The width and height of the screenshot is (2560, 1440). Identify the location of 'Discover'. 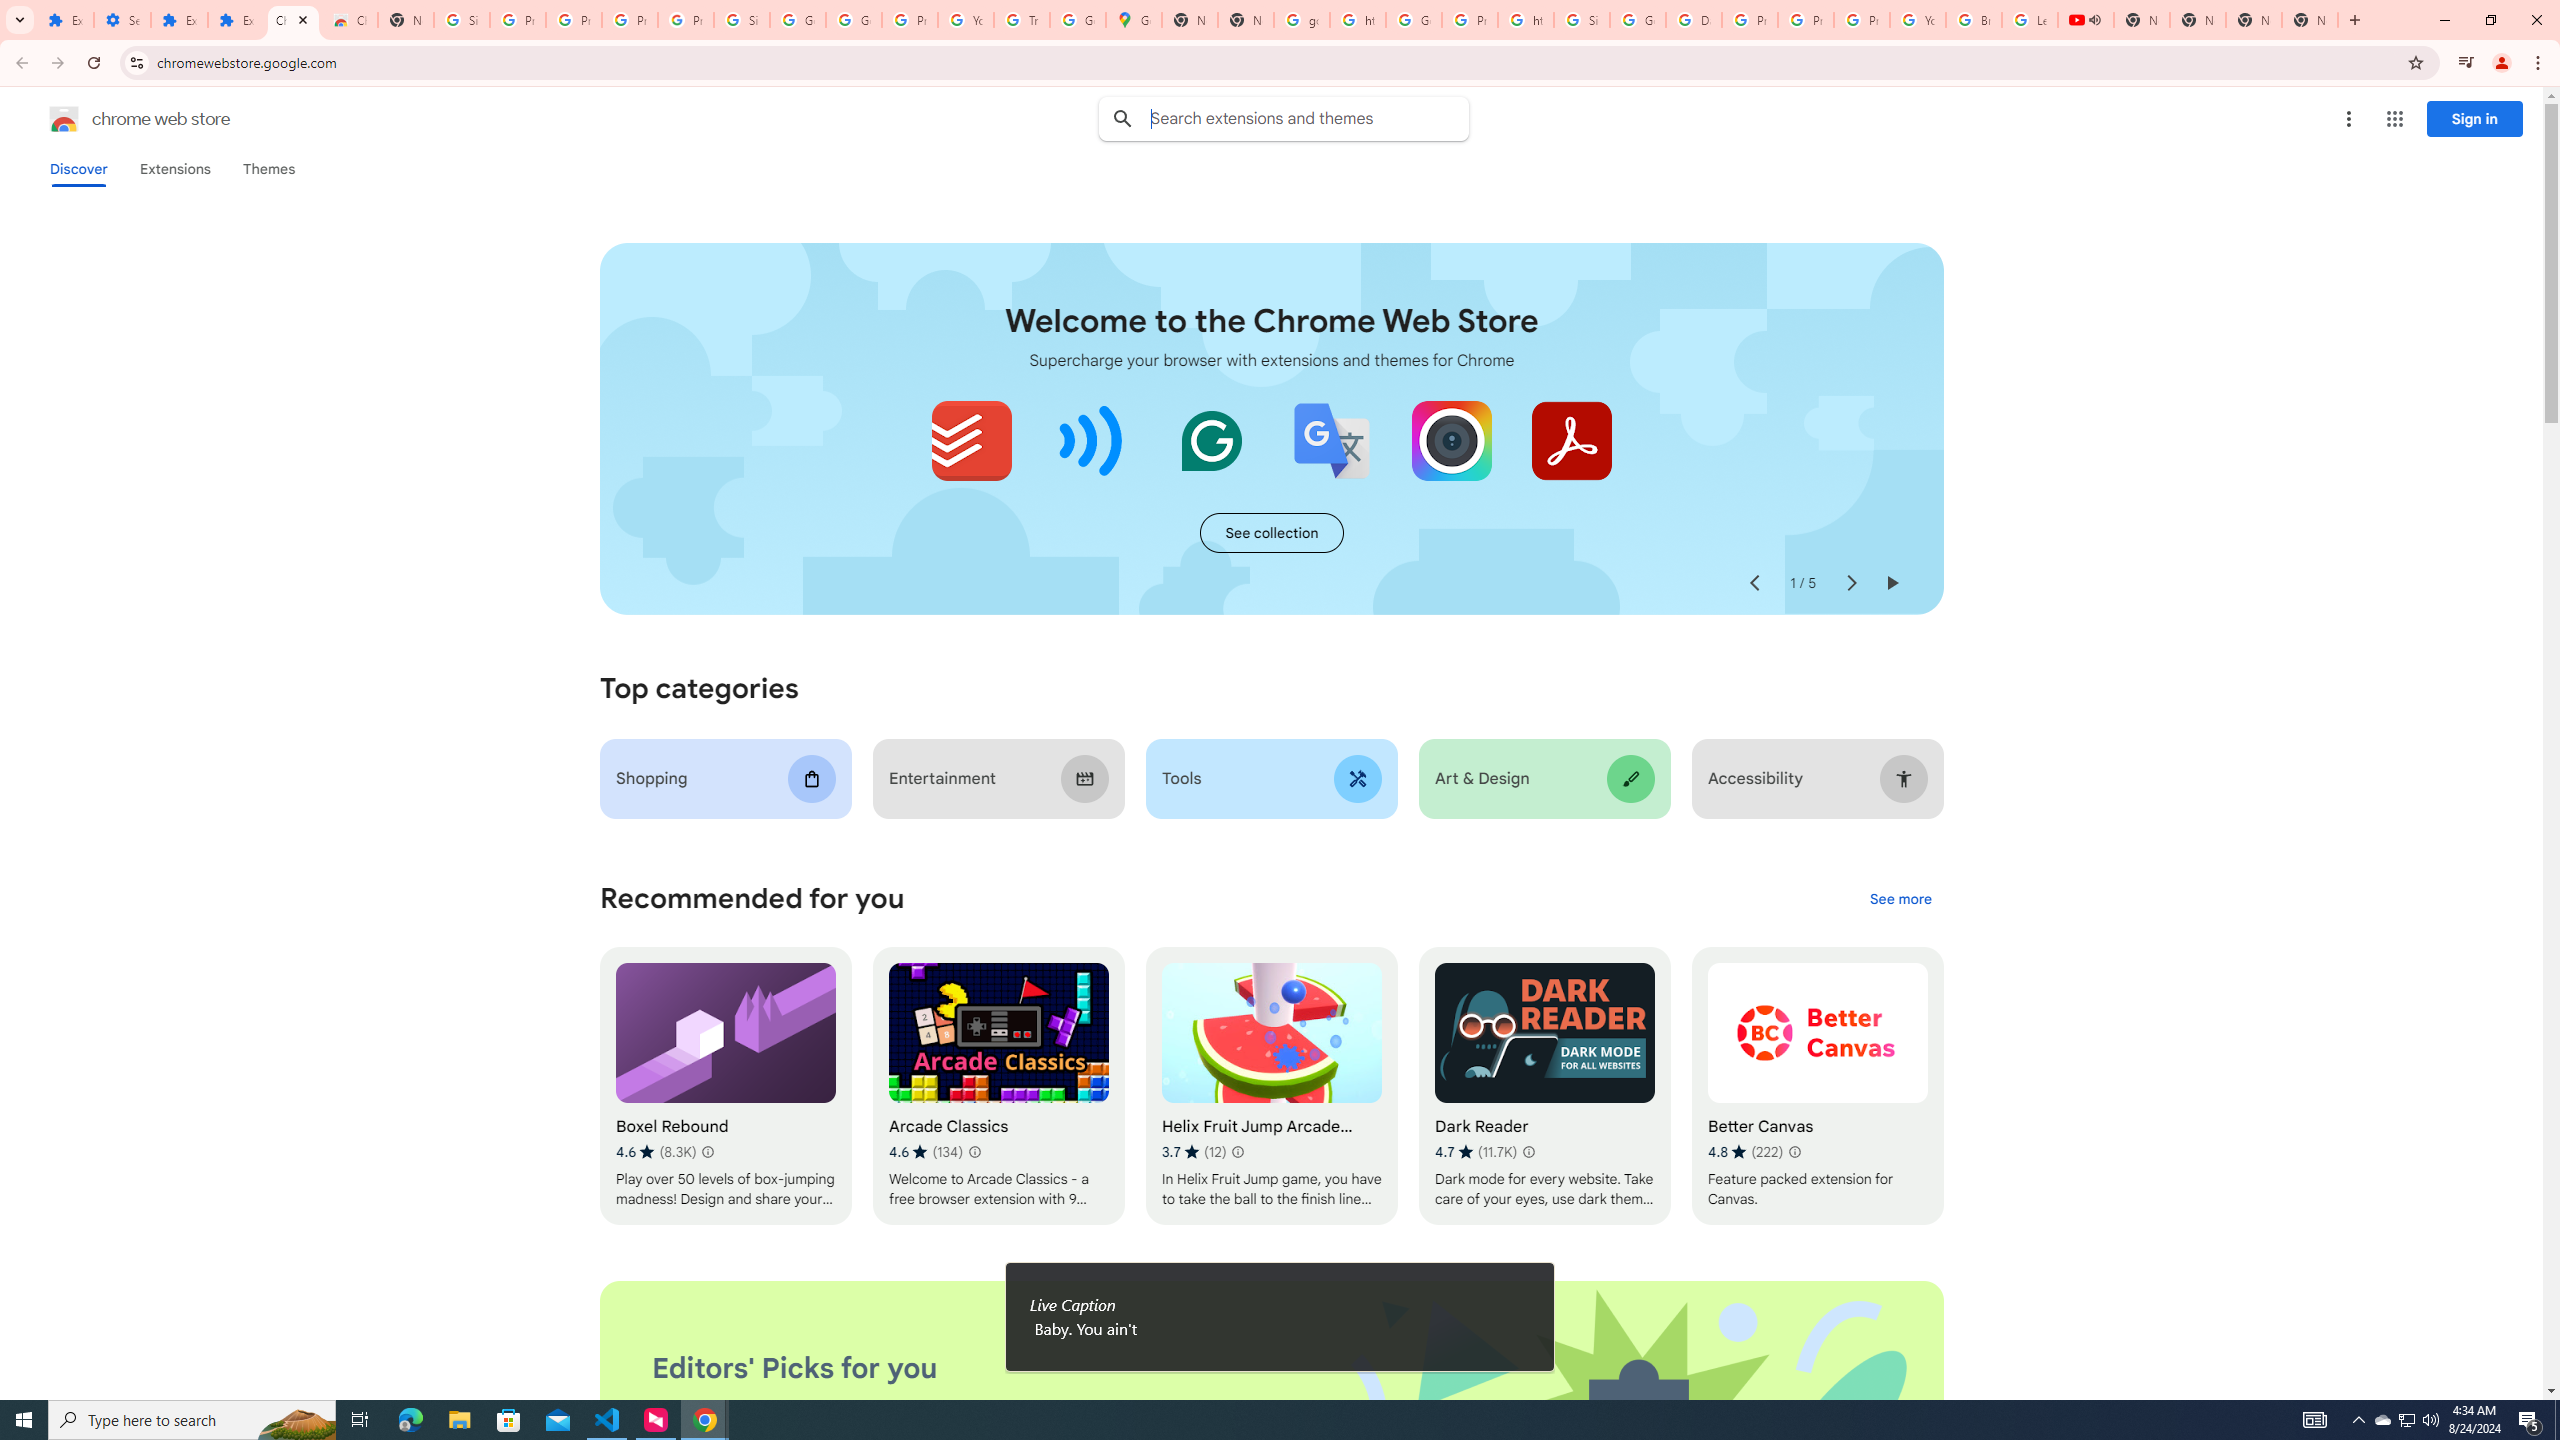
(77, 168).